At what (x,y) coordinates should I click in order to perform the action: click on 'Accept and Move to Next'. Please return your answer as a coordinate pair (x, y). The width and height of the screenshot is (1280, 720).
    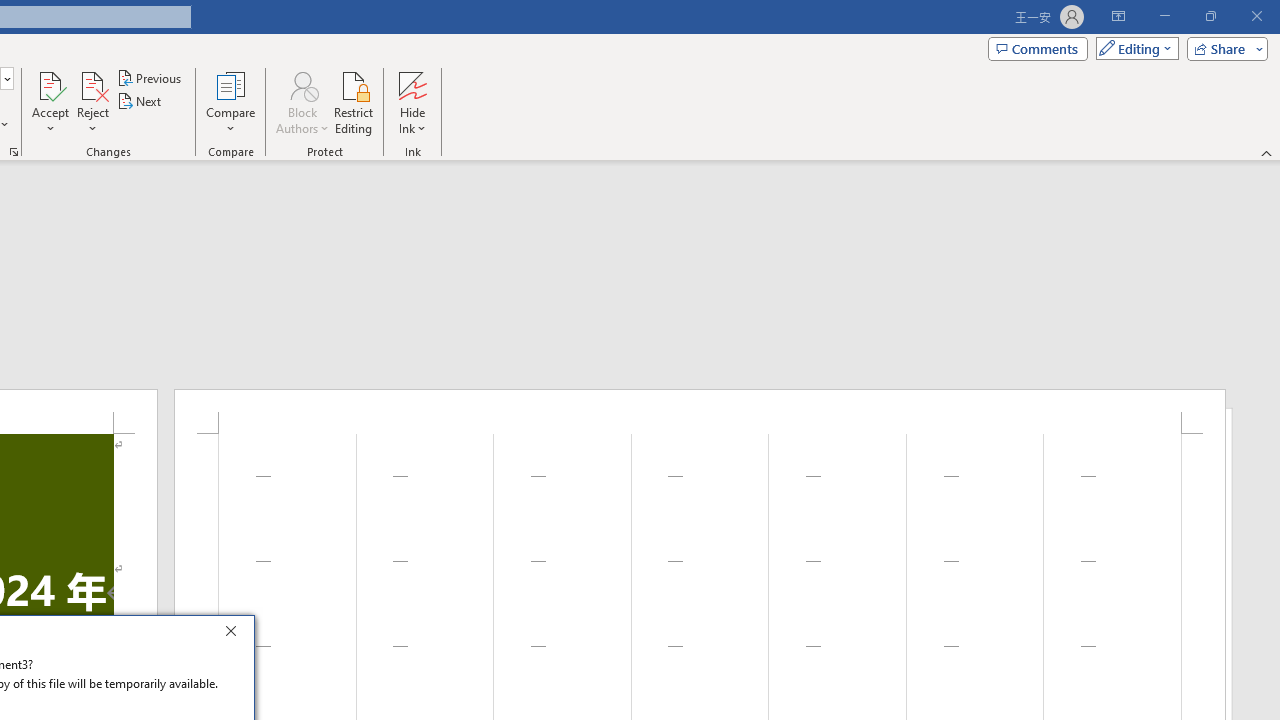
    Looking at the image, I should click on (50, 84).